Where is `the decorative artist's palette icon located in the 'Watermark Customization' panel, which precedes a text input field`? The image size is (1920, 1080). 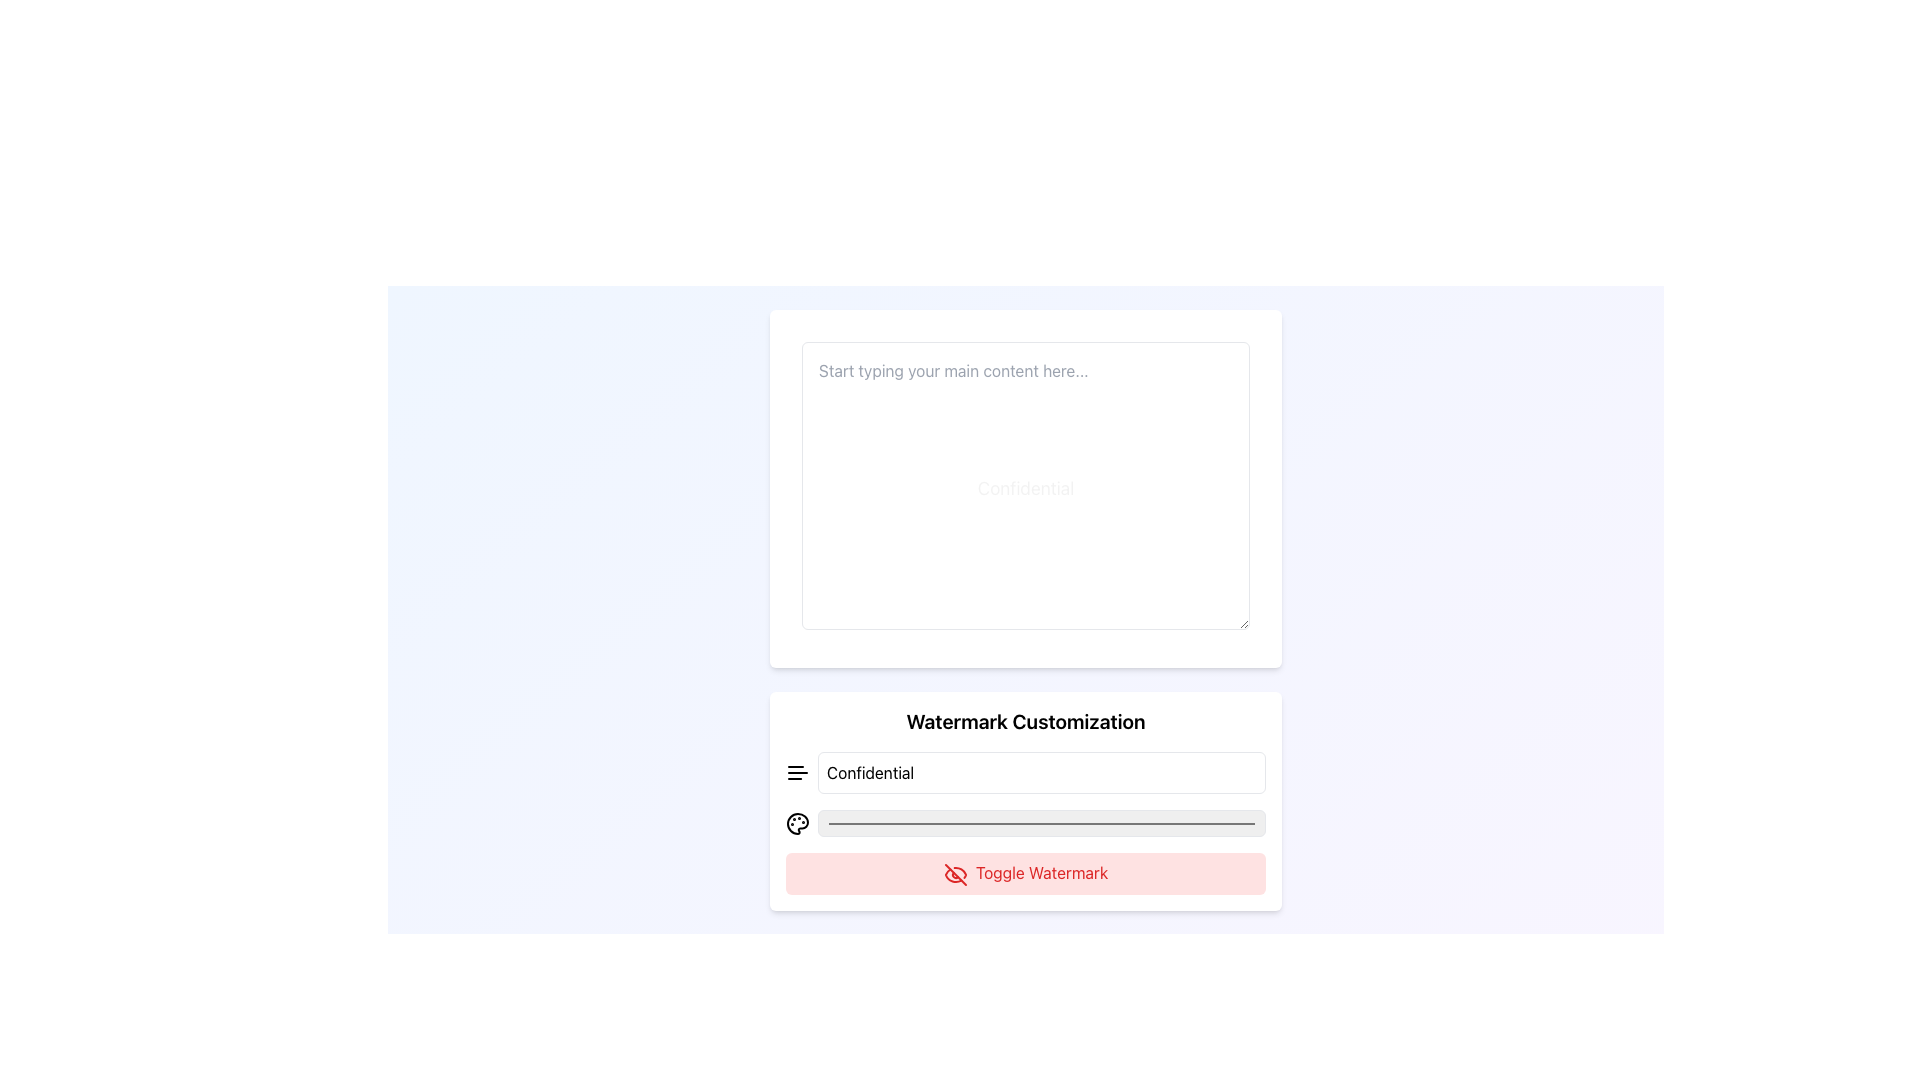
the decorative artist's palette icon located in the 'Watermark Customization' panel, which precedes a text input field is located at coordinates (796, 823).